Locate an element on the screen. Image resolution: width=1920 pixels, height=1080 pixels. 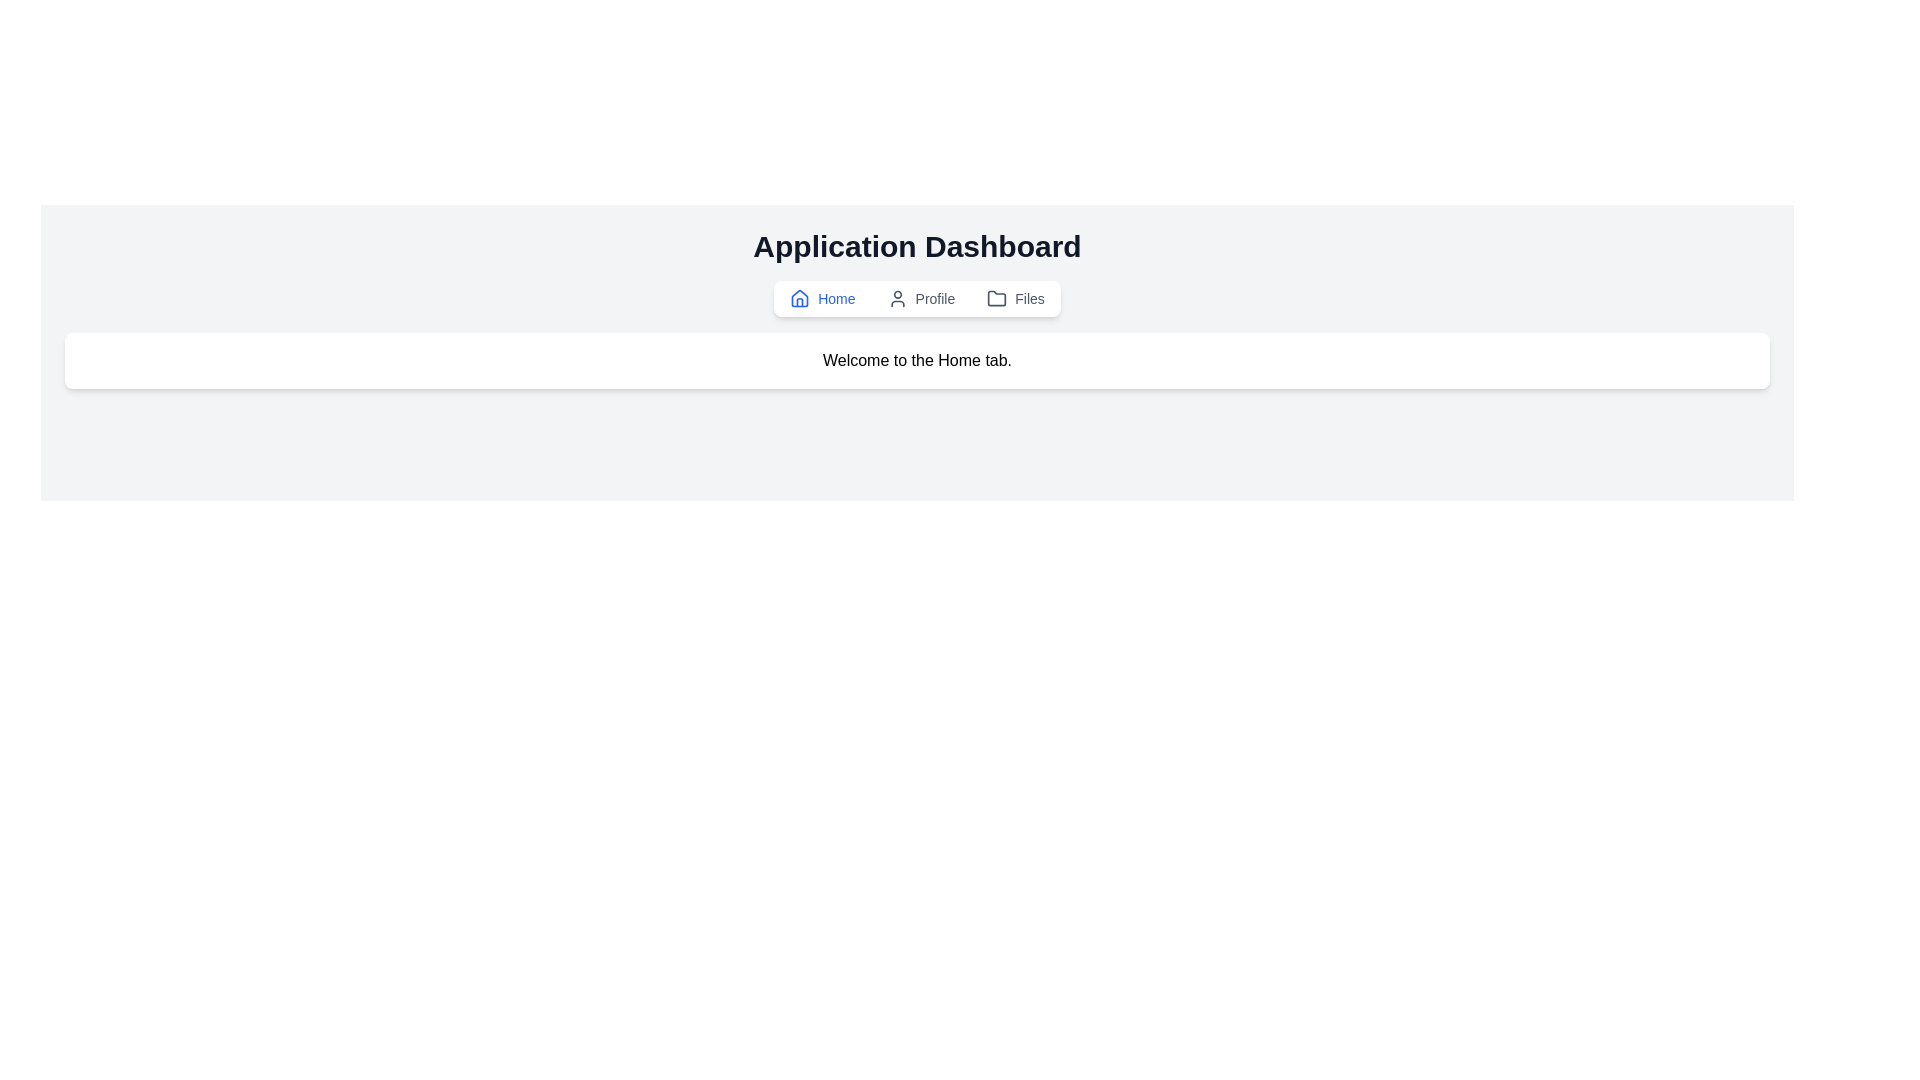
the 'Profile' button, which features a user icon and gray text, located in the middle of the navigation bar is located at coordinates (920, 299).